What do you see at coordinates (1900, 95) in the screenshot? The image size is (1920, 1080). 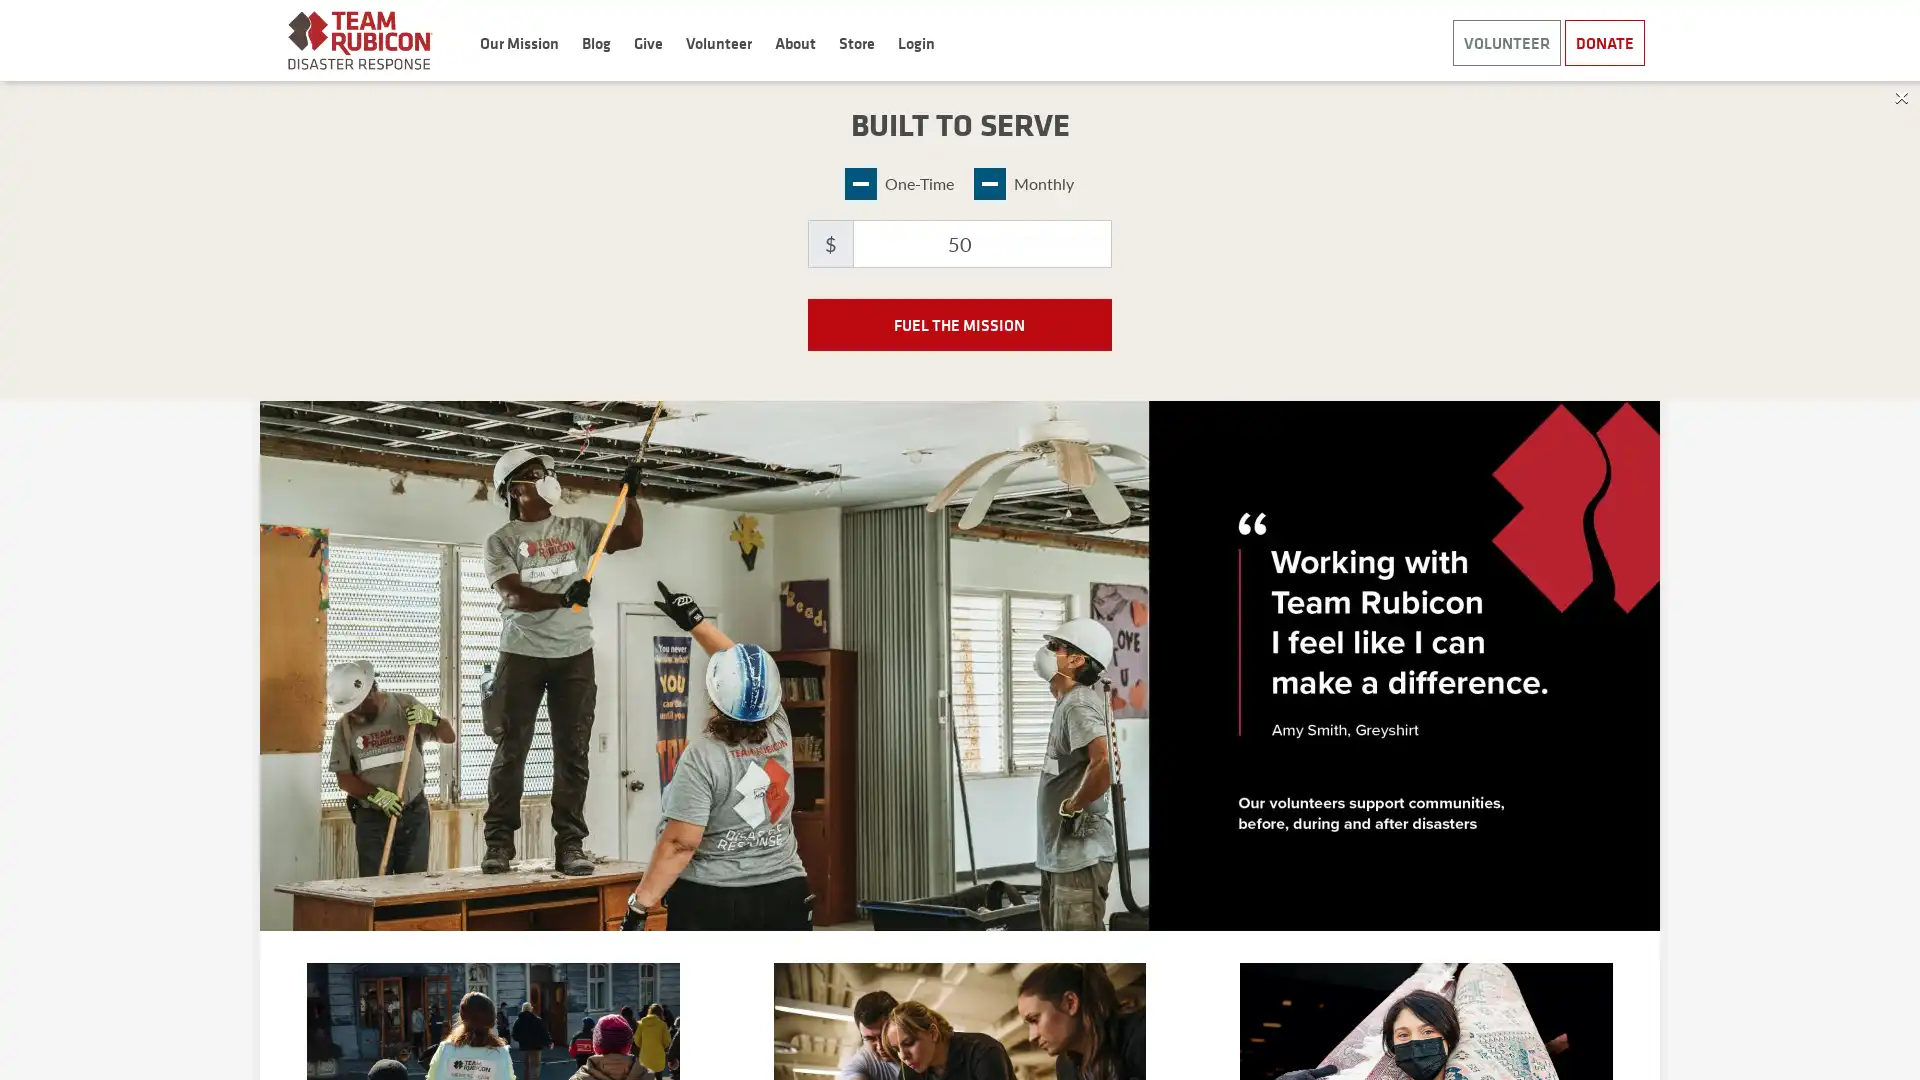 I see `Close` at bounding box center [1900, 95].